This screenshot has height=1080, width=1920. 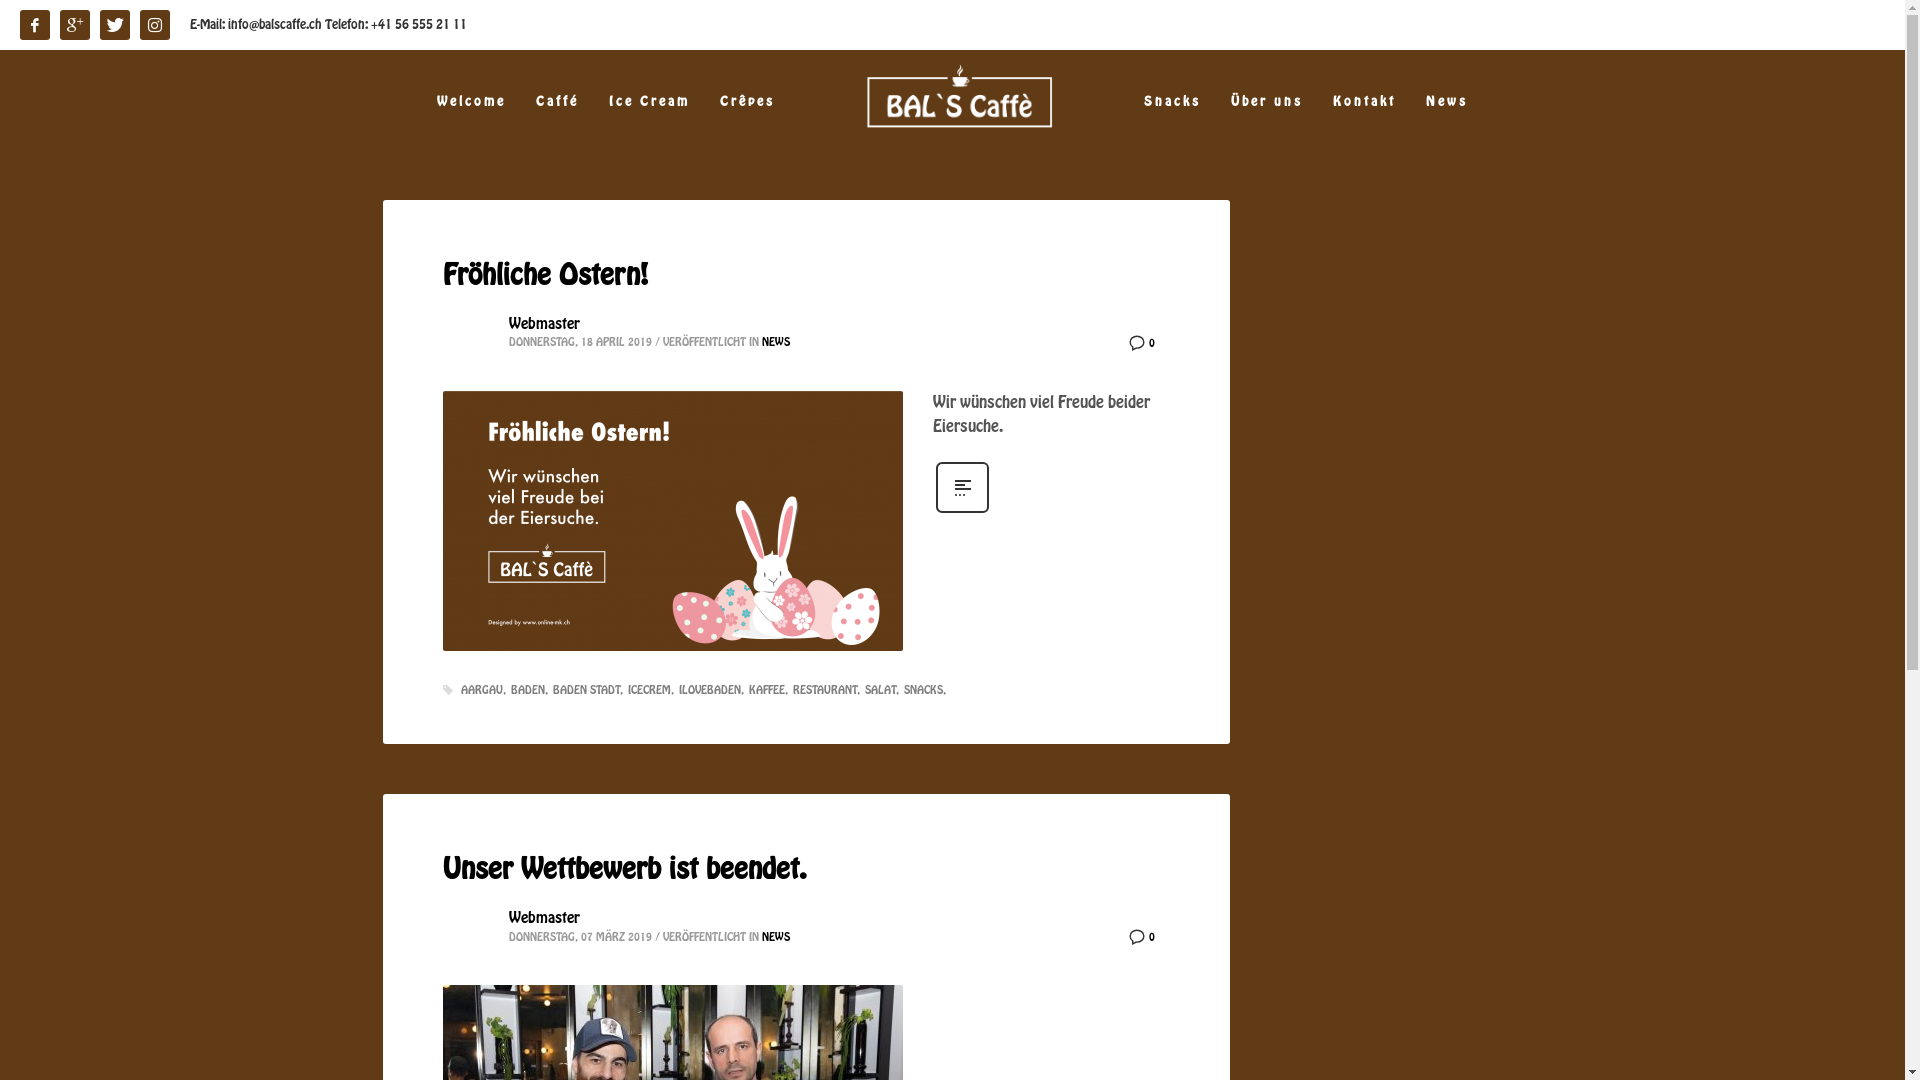 What do you see at coordinates (710, 689) in the screenshot?
I see `'ILOVEBADEN'` at bounding box center [710, 689].